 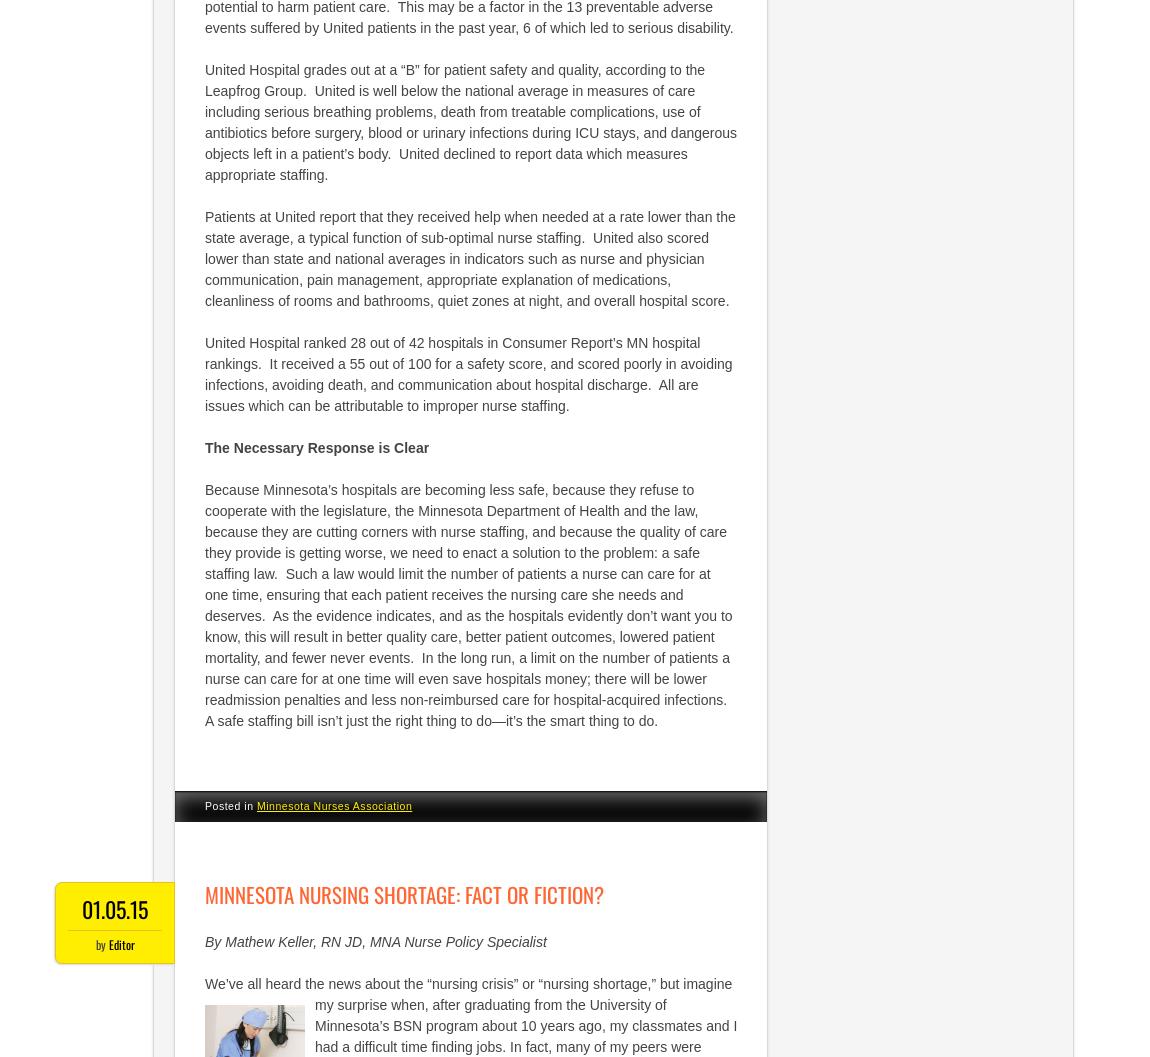 I want to click on 'United Hospital grades out at a “B” for patient safety and quality, according to the Leapfrog Group.  United is well below the national average in measures of care including serious breathing problems, death from treatable complications, use of antibiotics before surgery, blood or urinary infections during ICU stays, and dangerous objects left in a patient’s body.  United declined to report data which measures appropriate staffing.', so click(x=204, y=120).